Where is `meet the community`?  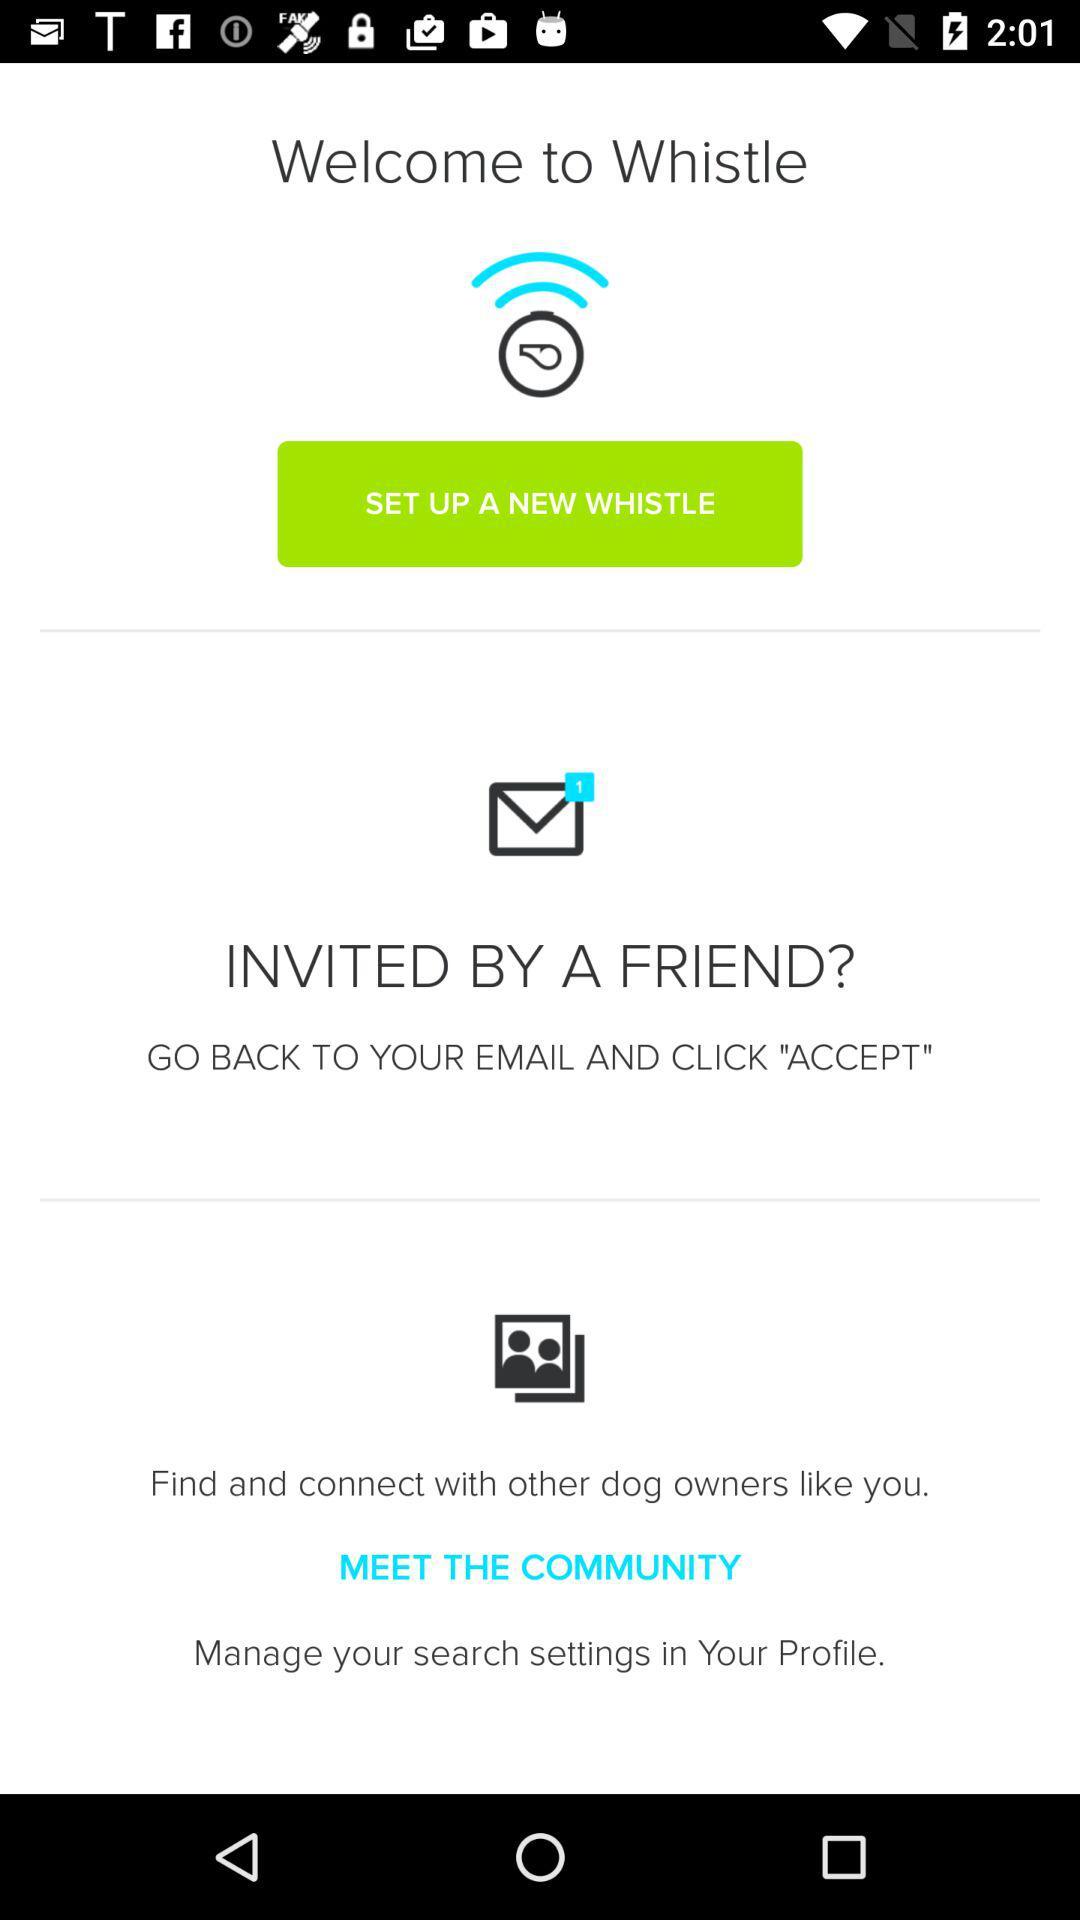 meet the community is located at coordinates (540, 1567).